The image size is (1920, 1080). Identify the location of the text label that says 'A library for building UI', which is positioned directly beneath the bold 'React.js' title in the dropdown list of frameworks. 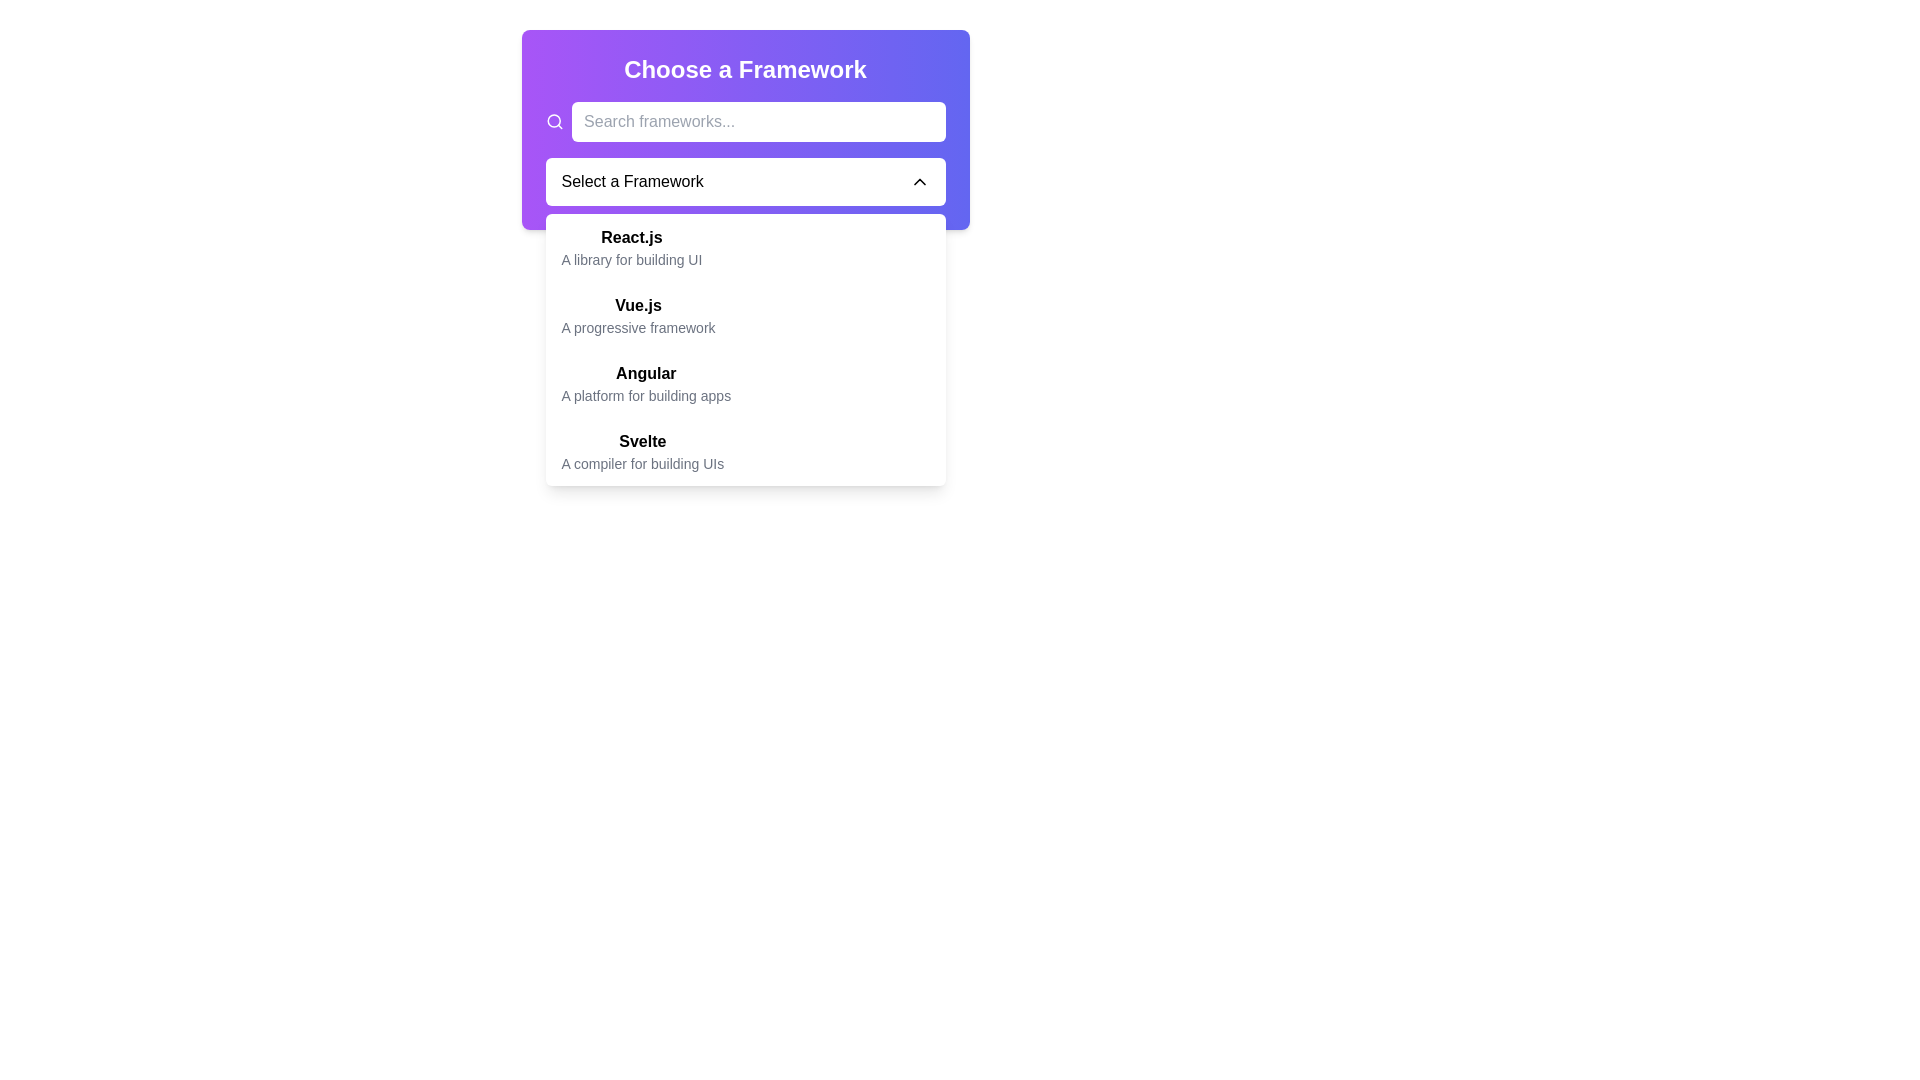
(630, 258).